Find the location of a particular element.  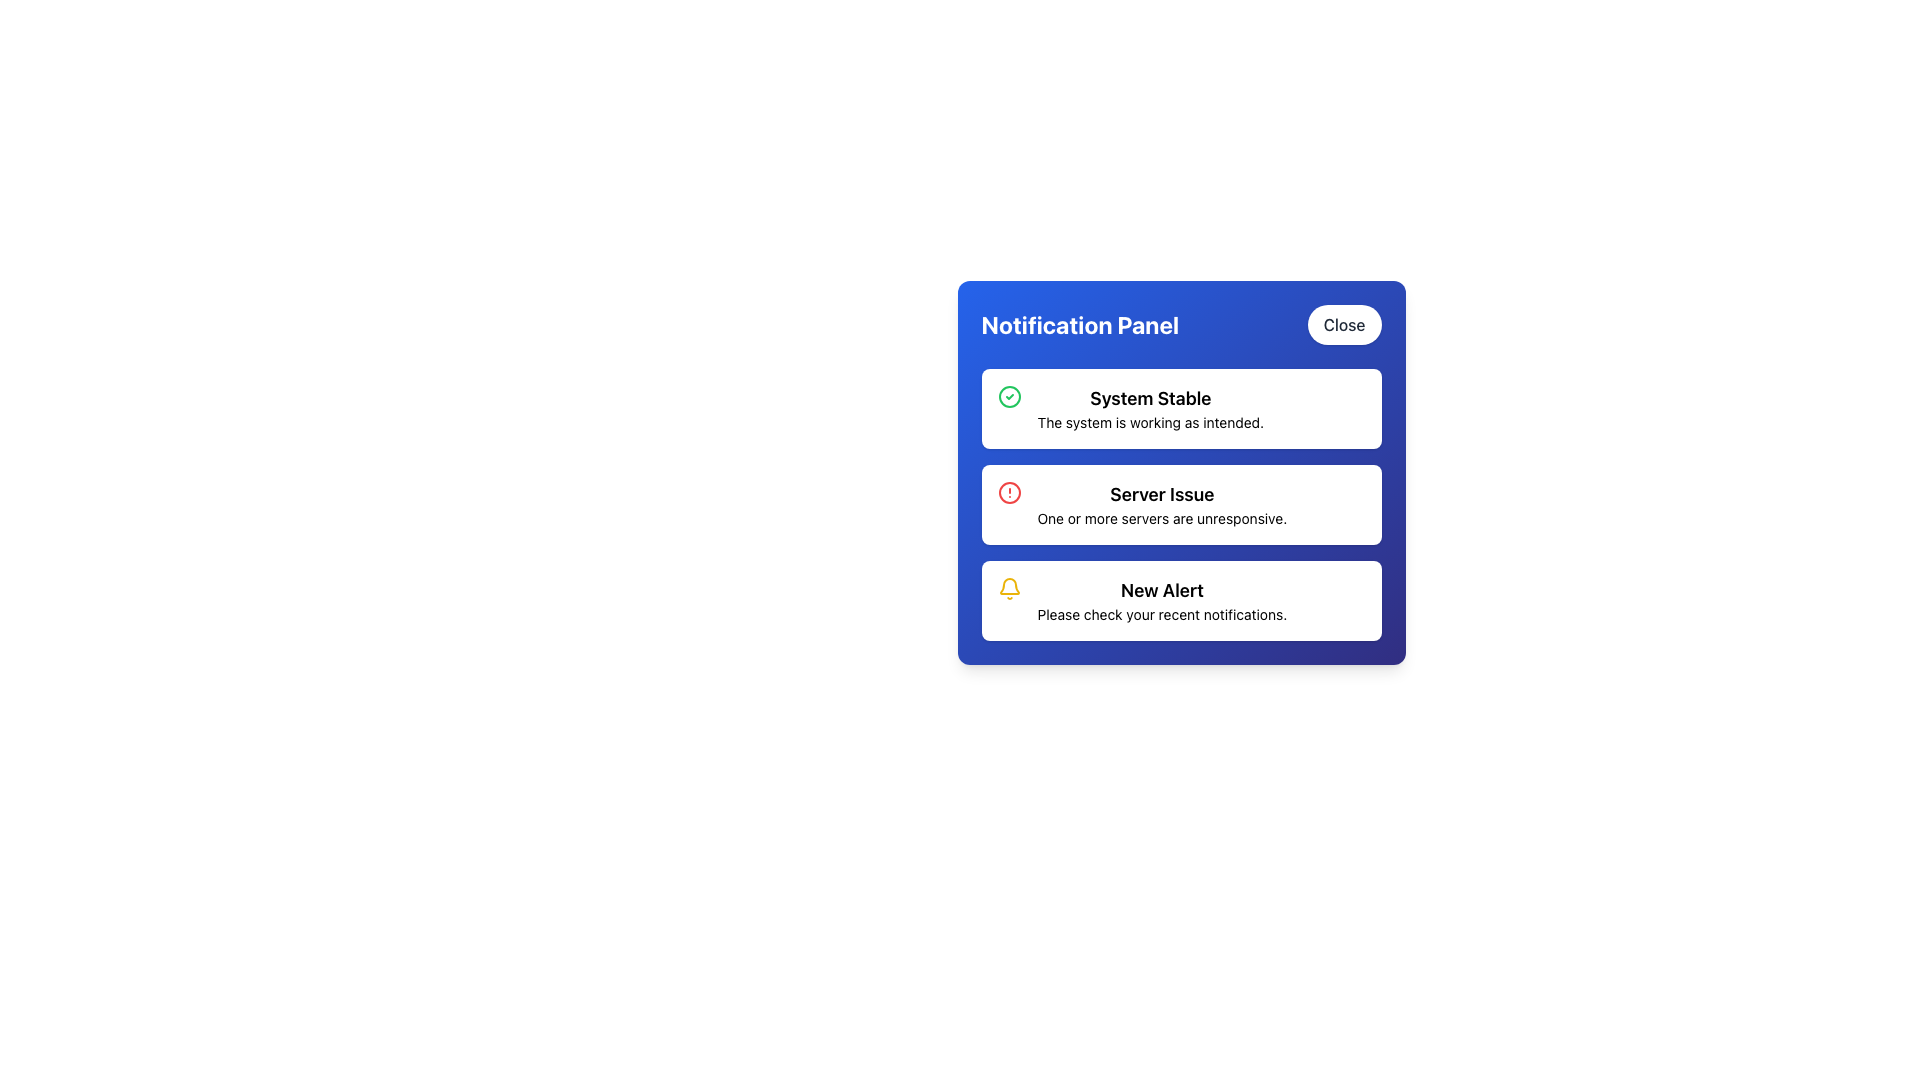

alert message from the Notification card located in the center of the notification panel, which is the second notification card between 'System Stable' and 'New Alert' is located at coordinates (1181, 504).